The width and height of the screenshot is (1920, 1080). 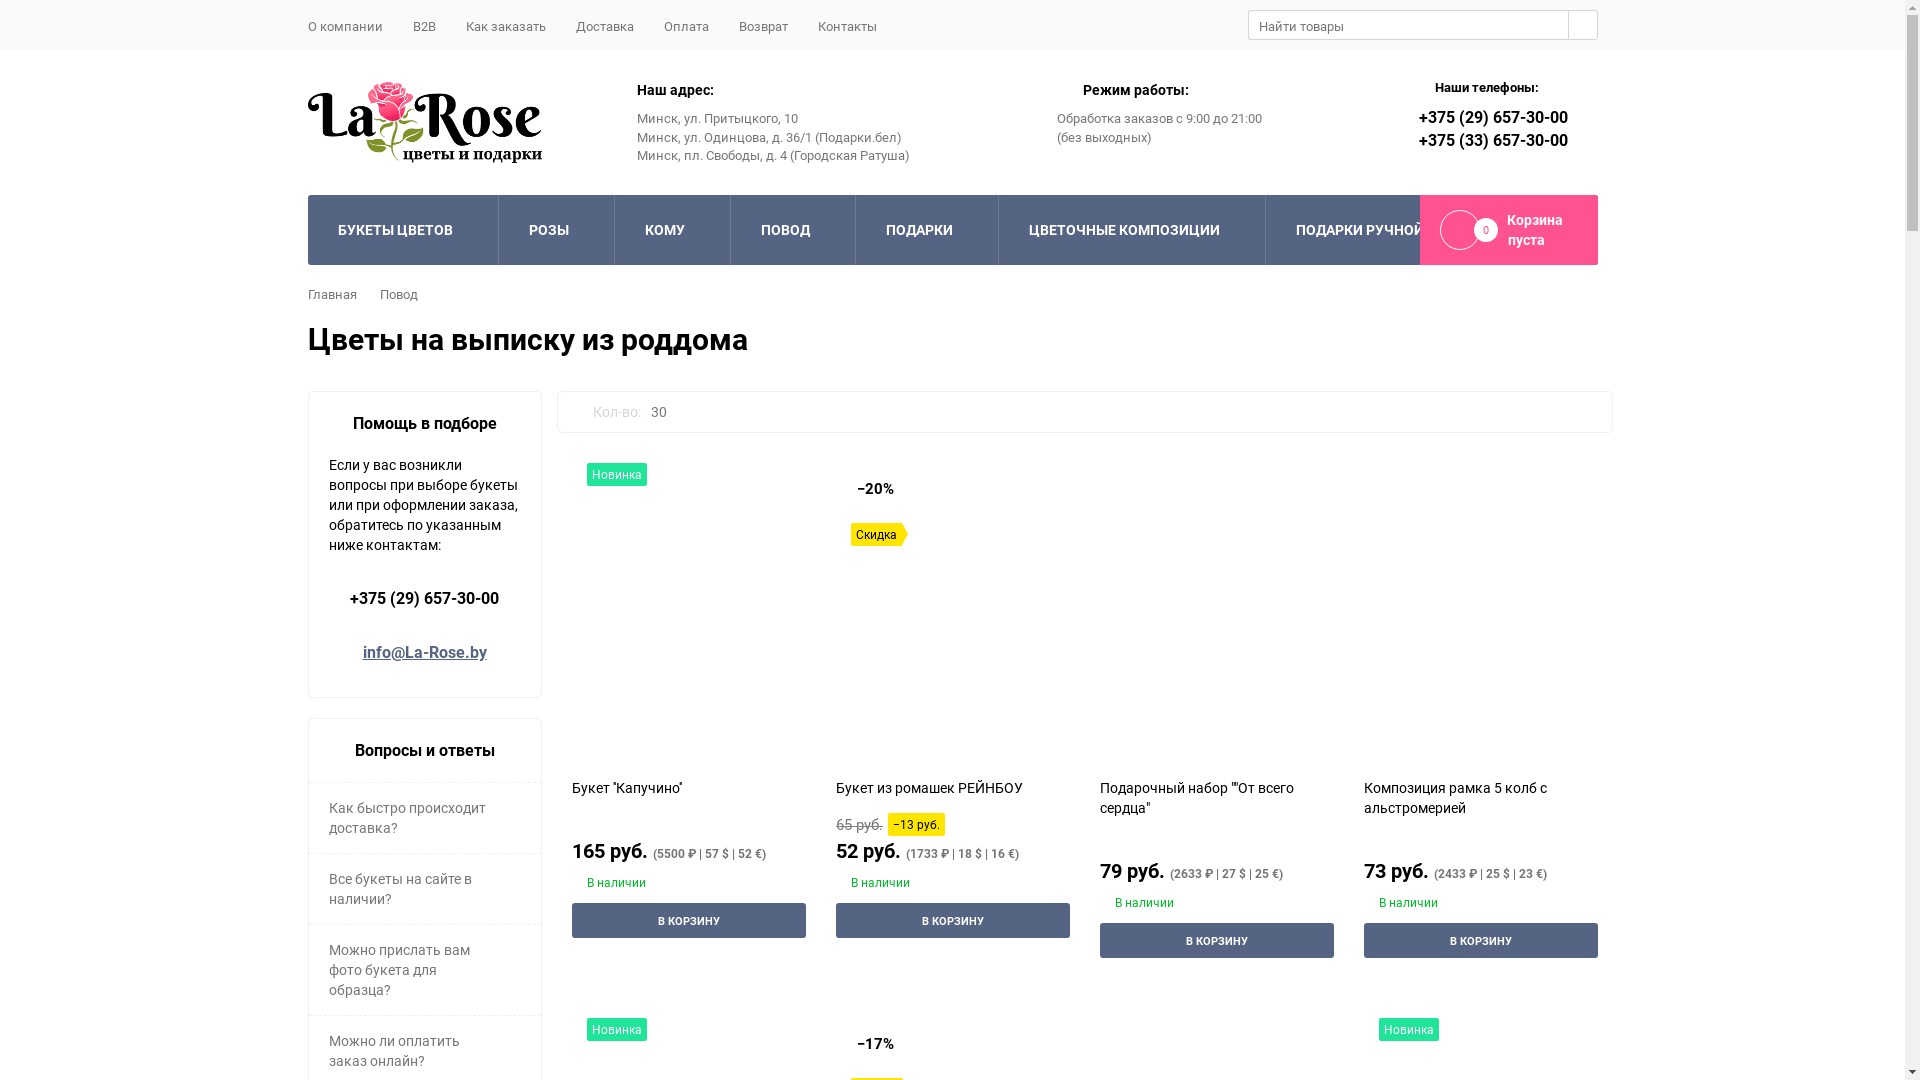 What do you see at coordinates (423, 596) in the screenshot?
I see `'+375 (29) 657-30-00'` at bounding box center [423, 596].